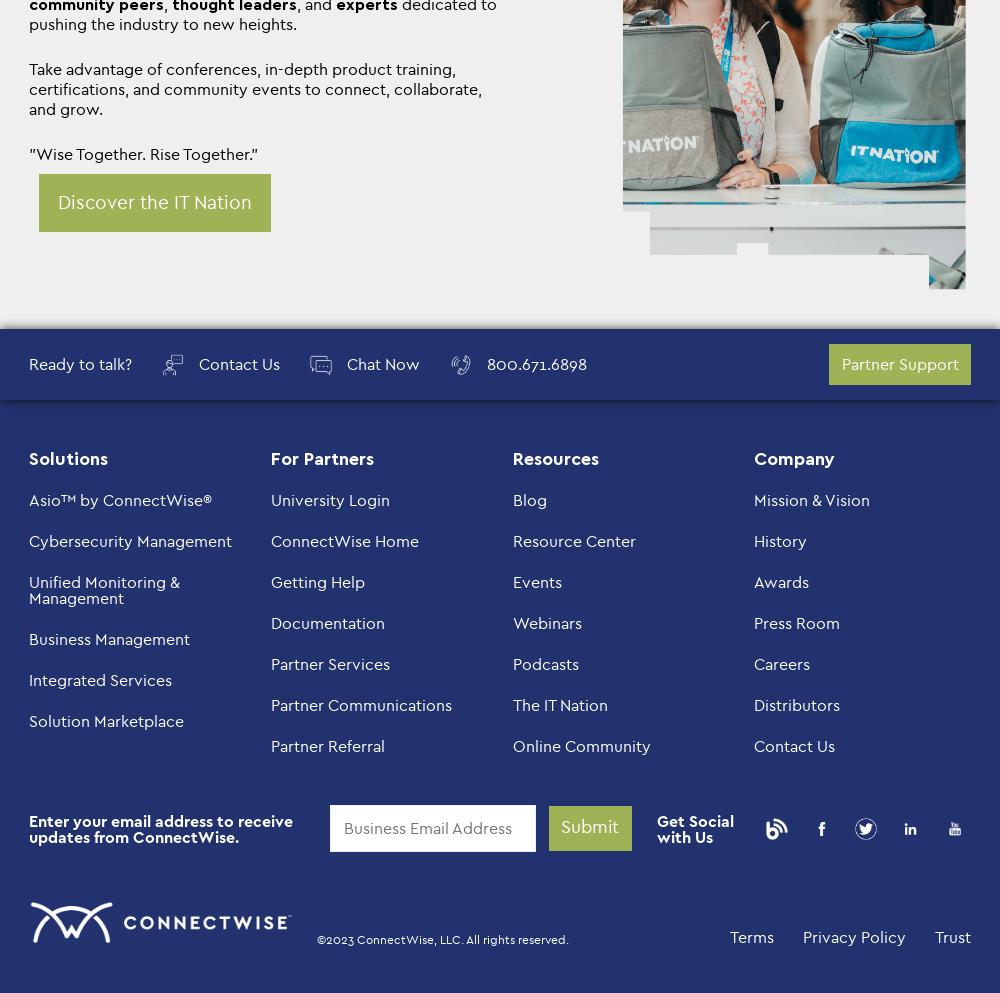 This screenshot has height=993, width=1000. What do you see at coordinates (57, 202) in the screenshot?
I see `'Discover the IT Nation'` at bounding box center [57, 202].